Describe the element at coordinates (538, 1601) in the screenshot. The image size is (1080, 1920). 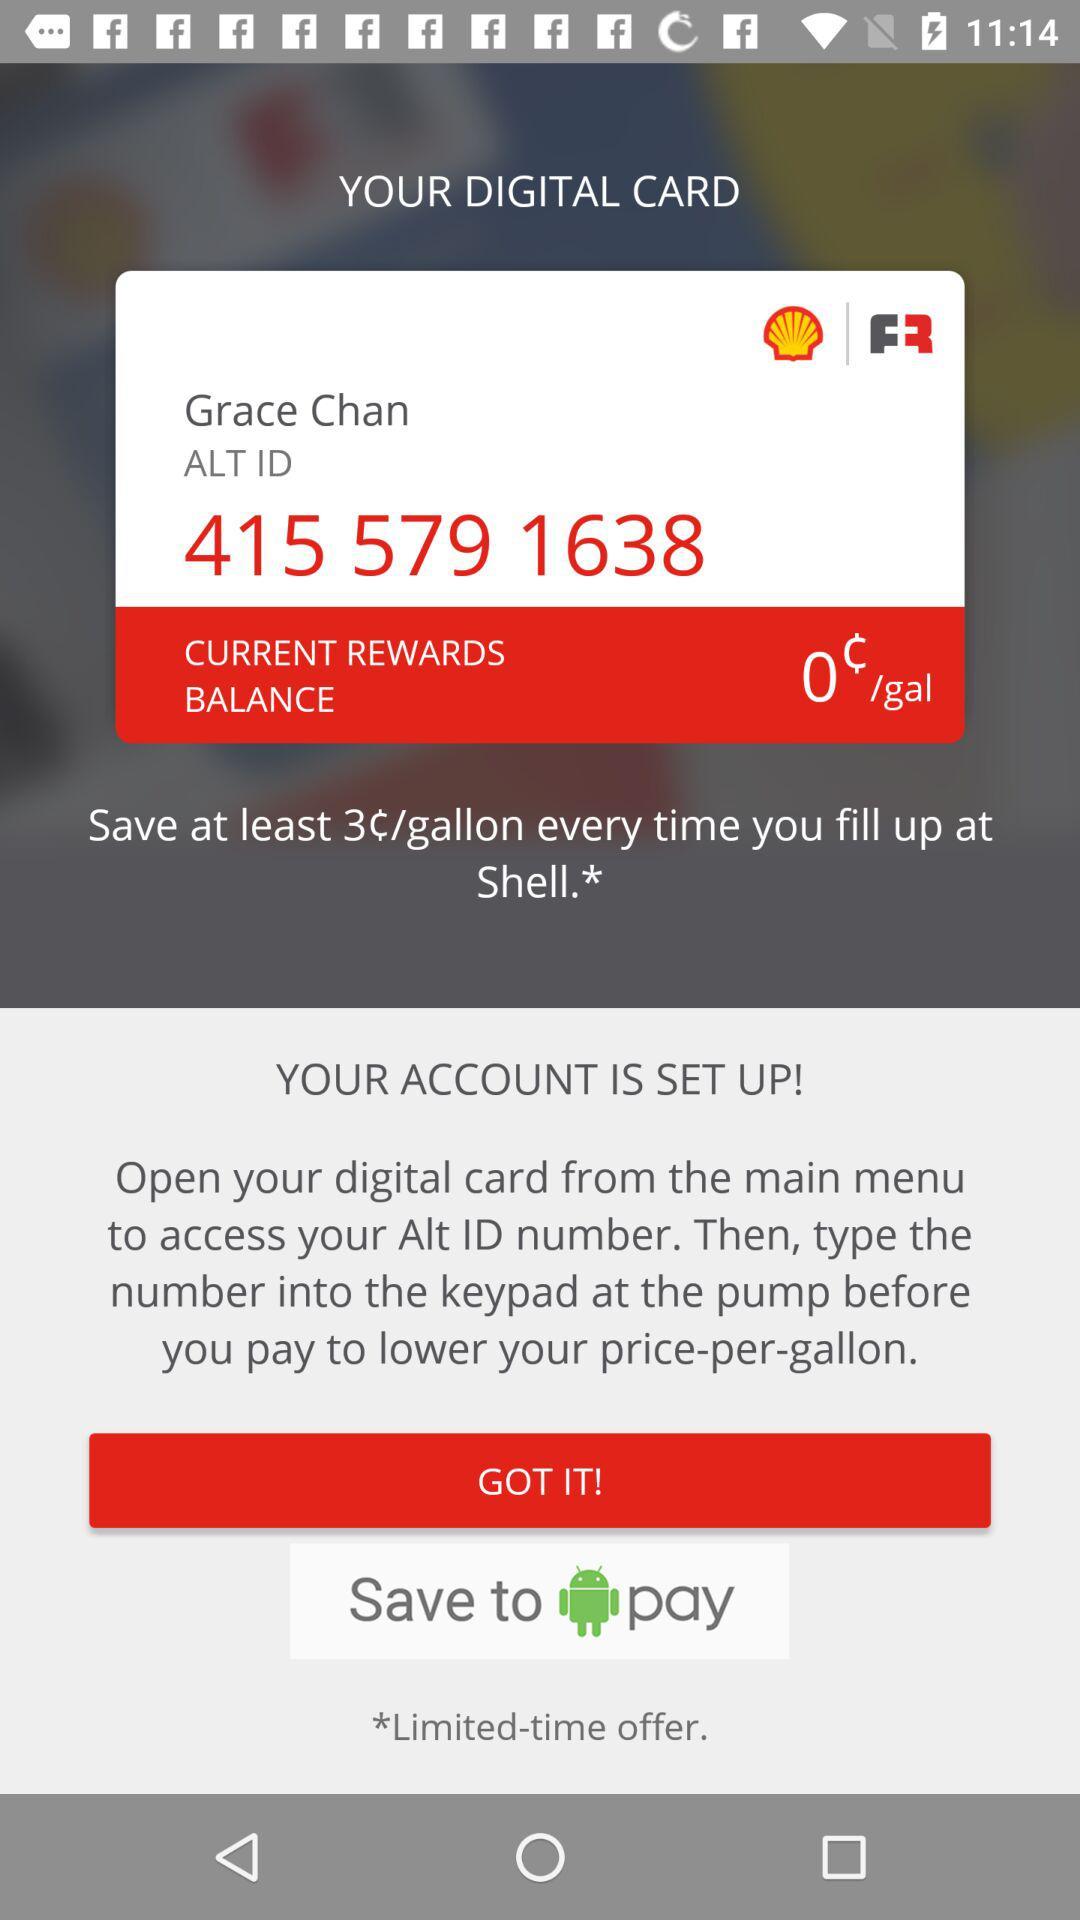
I see `to android pay` at that location.